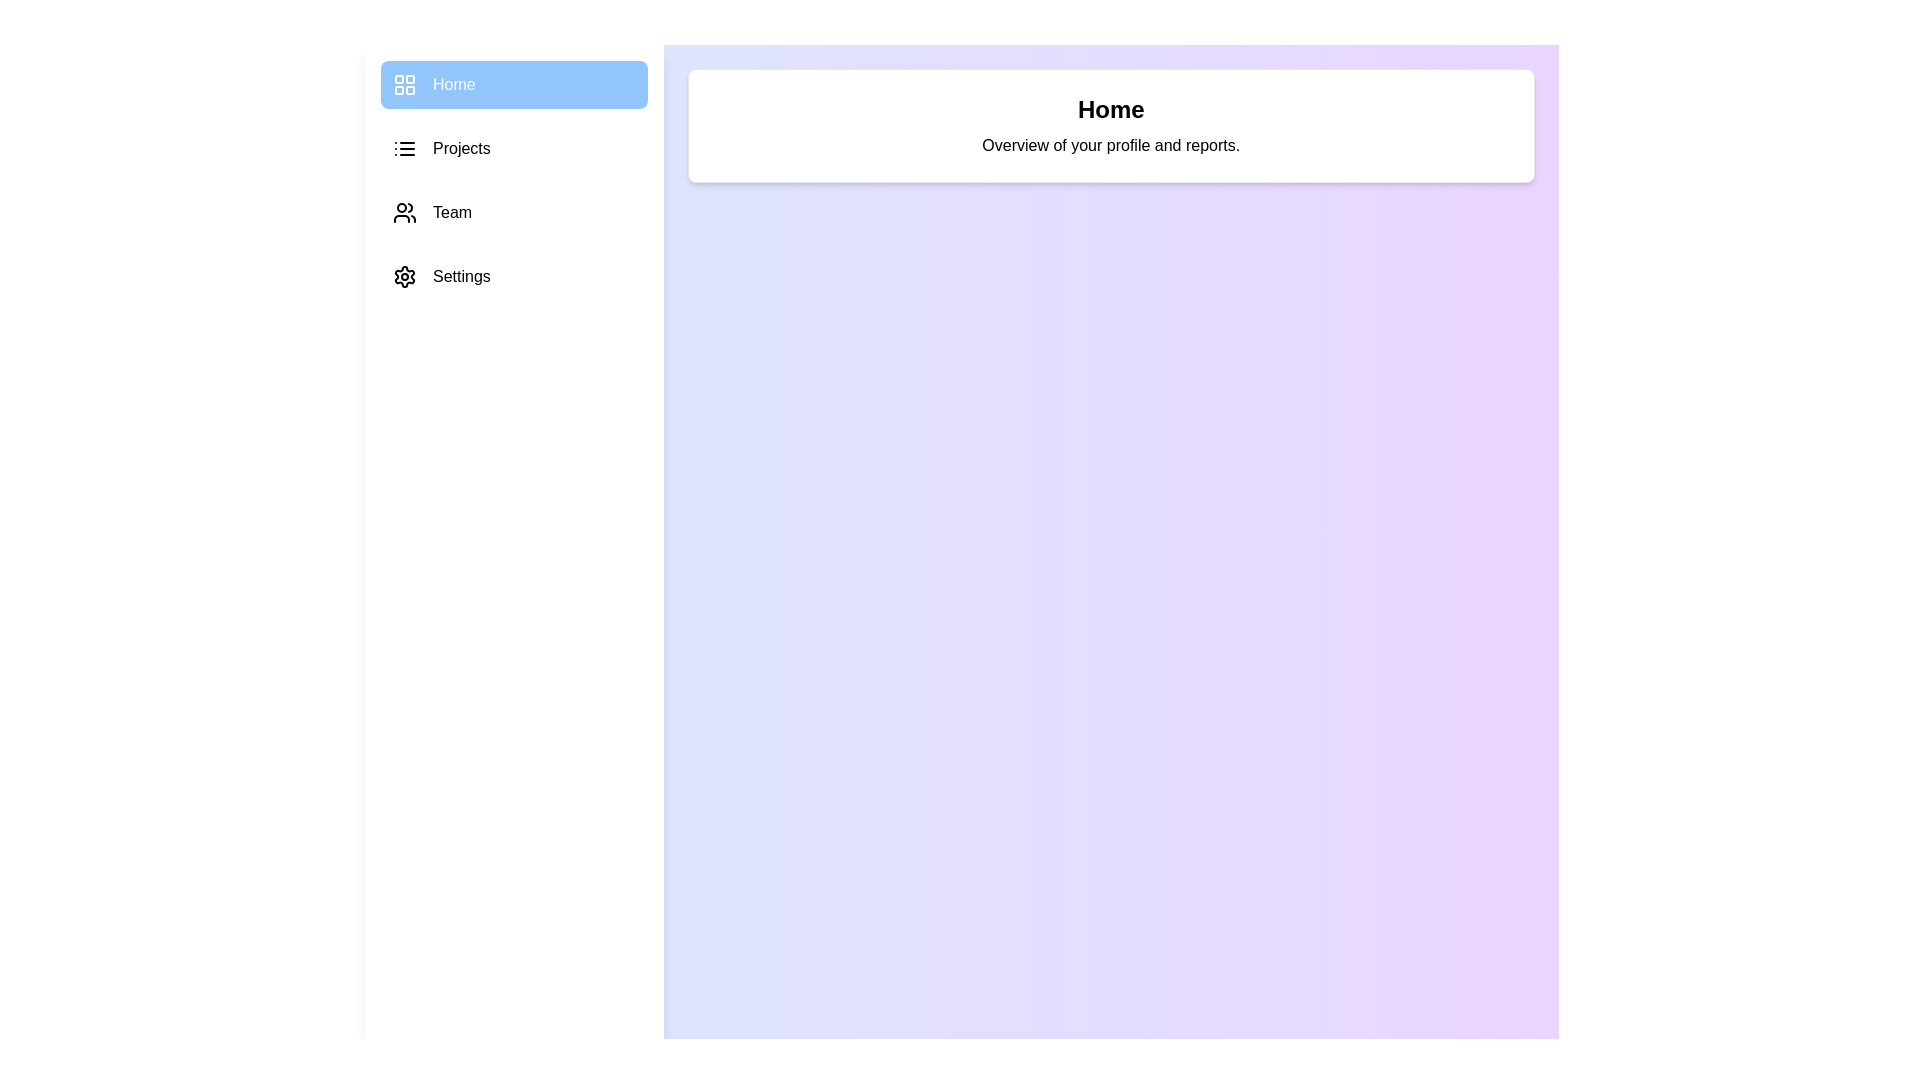 The height and width of the screenshot is (1080, 1920). Describe the element at coordinates (514, 277) in the screenshot. I see `the section Settings from the sidebar menu` at that location.